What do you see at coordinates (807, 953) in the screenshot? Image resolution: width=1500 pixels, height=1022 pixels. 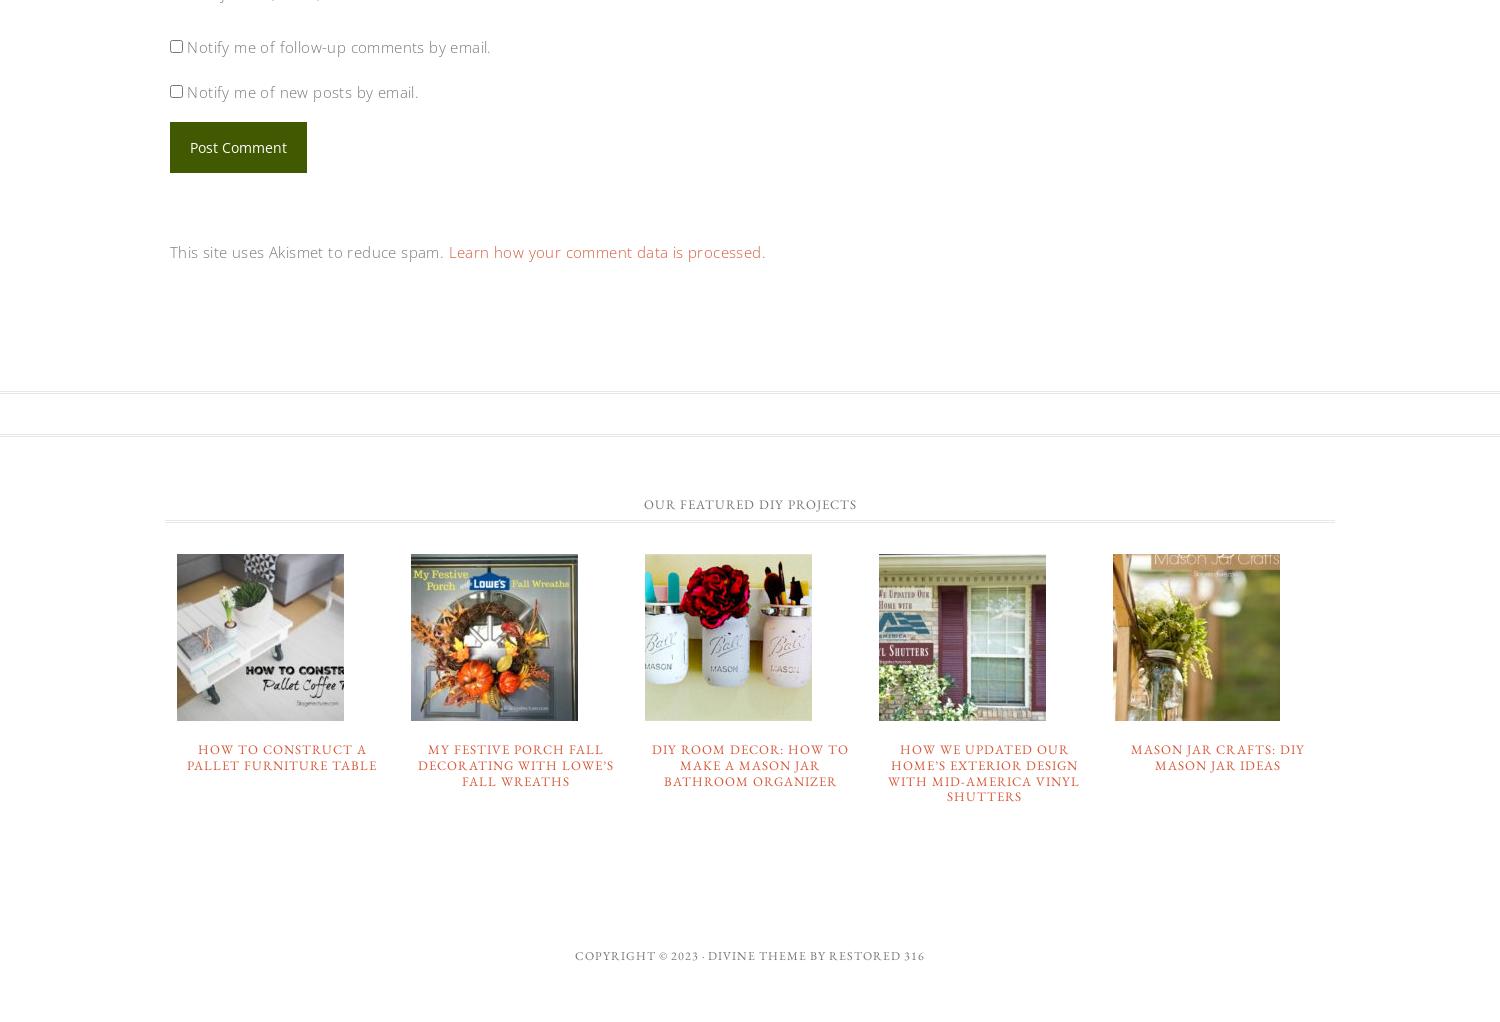 I see `'by'` at bounding box center [807, 953].